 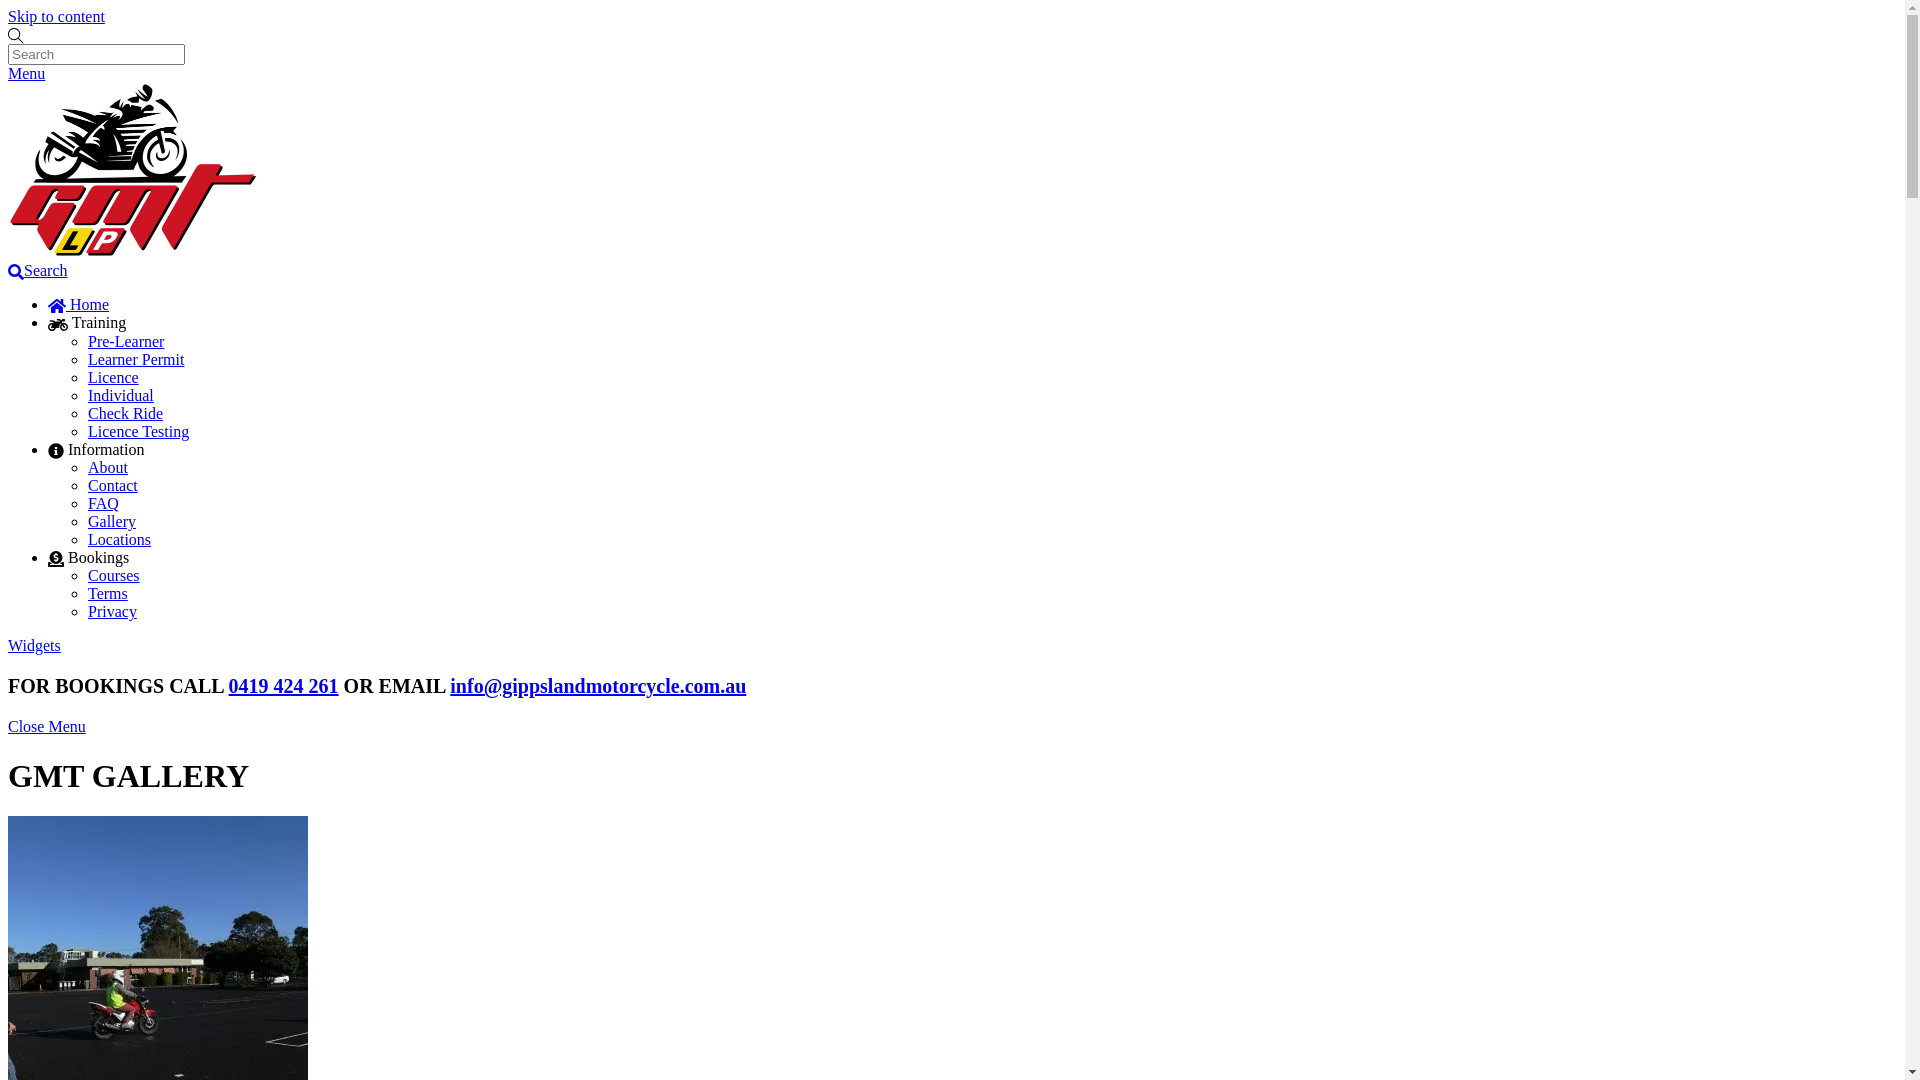 What do you see at coordinates (102, 502) in the screenshot?
I see `'FAQ'` at bounding box center [102, 502].